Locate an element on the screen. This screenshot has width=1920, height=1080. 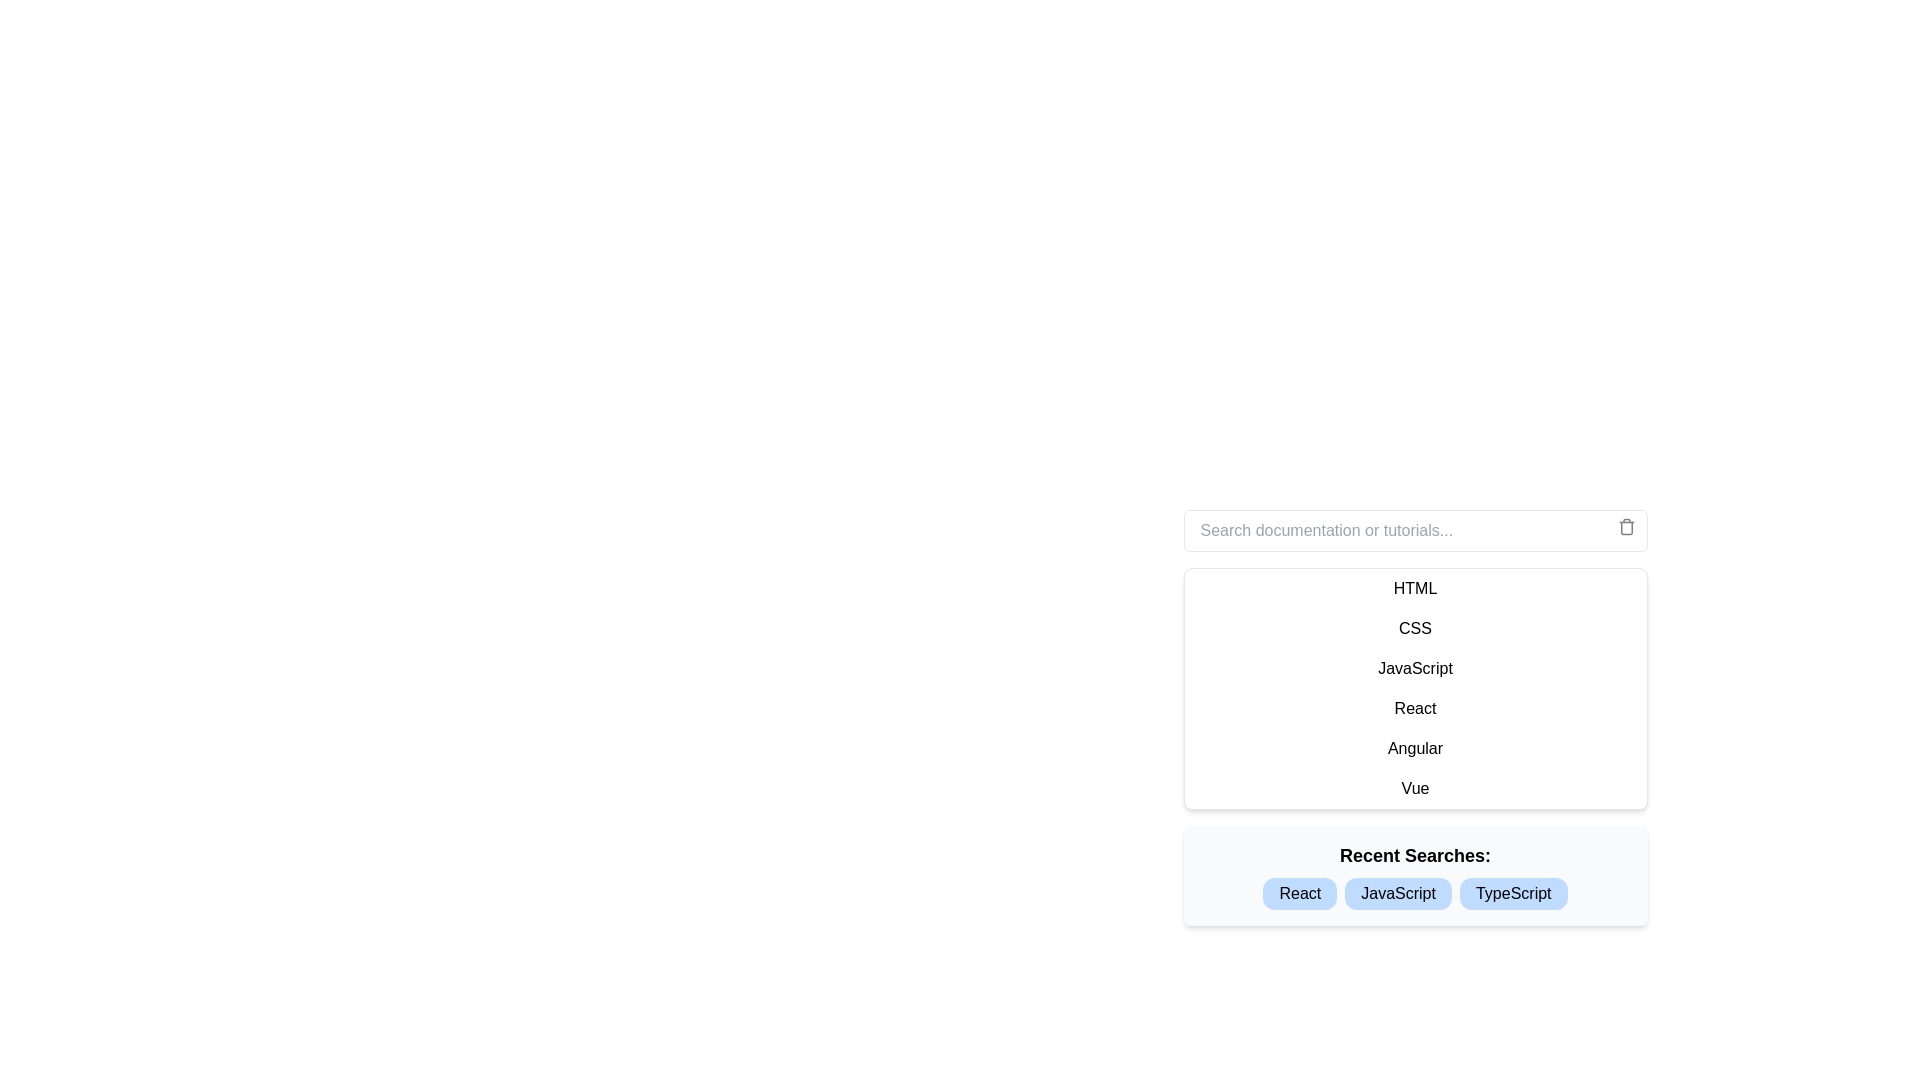
the list item displaying the text 'Angular' in bold black font is located at coordinates (1414, 748).